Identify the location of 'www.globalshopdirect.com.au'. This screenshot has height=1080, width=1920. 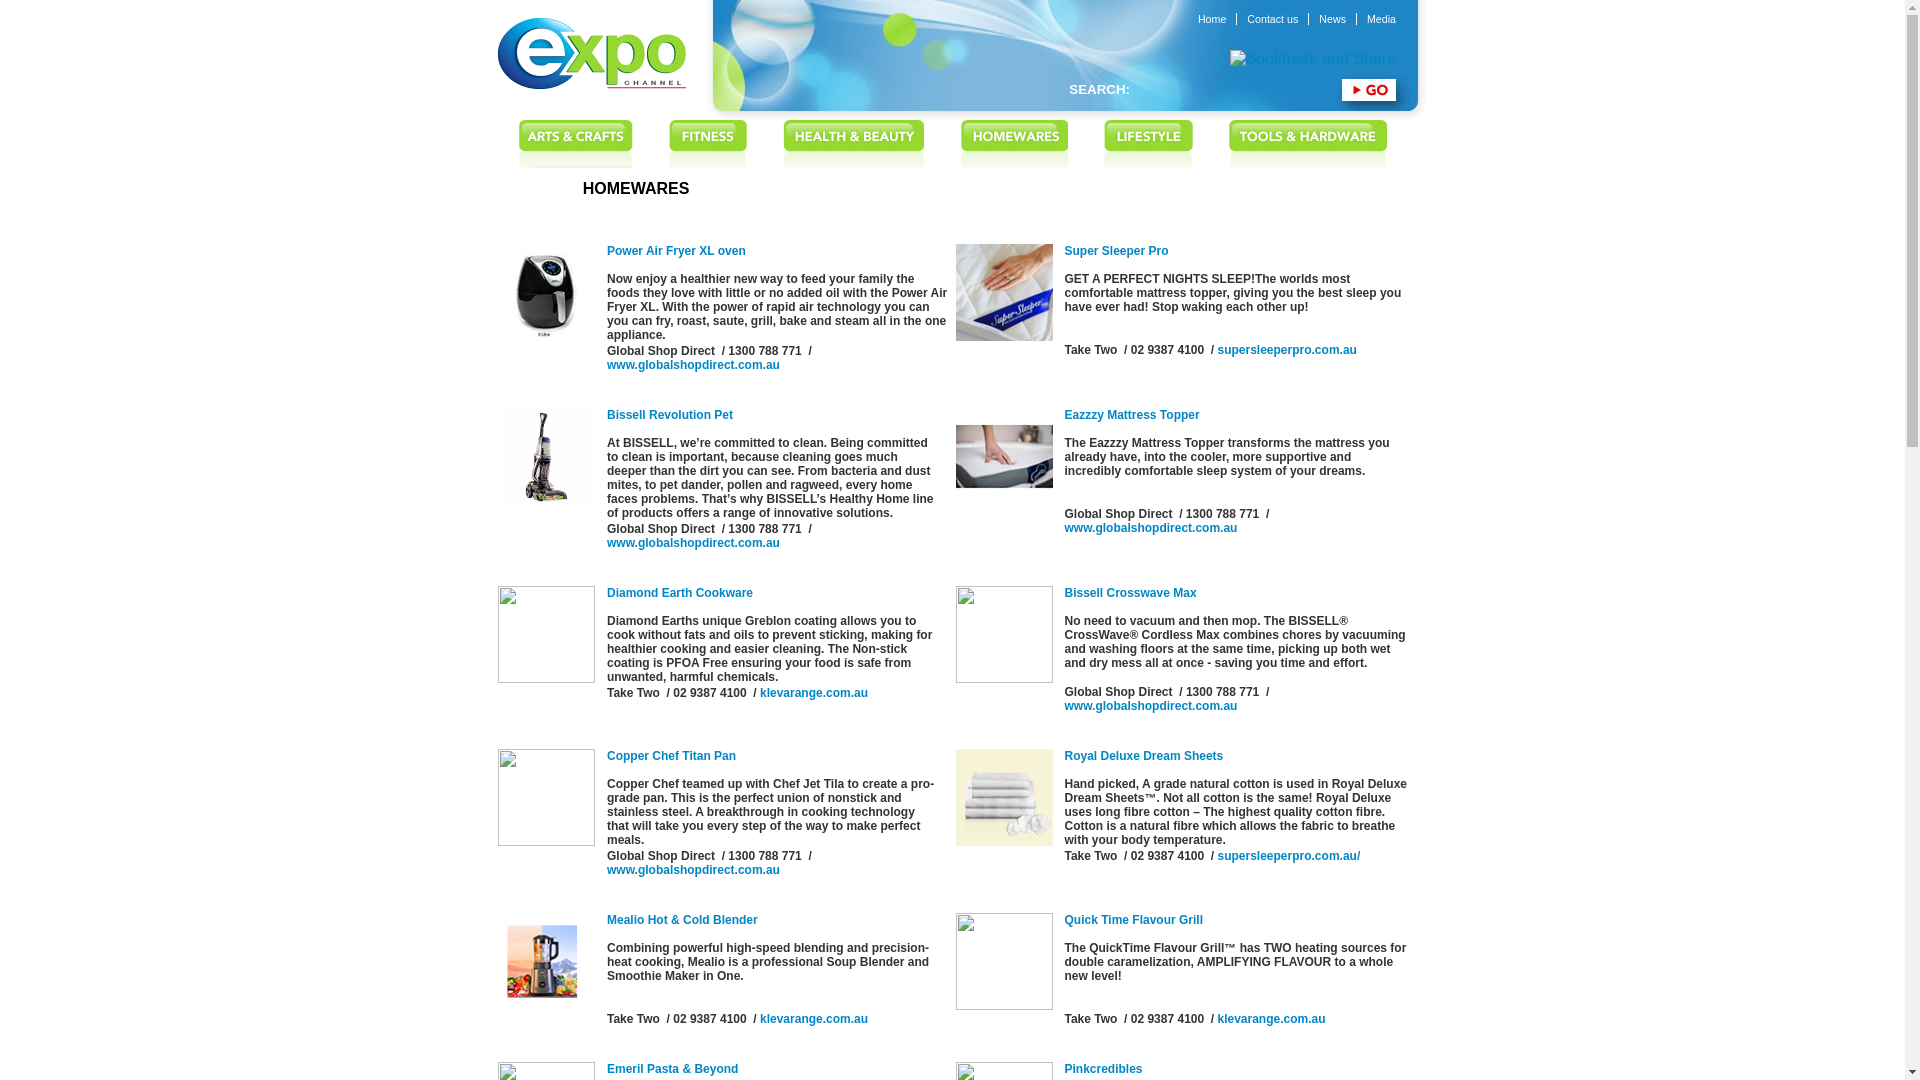
(693, 365).